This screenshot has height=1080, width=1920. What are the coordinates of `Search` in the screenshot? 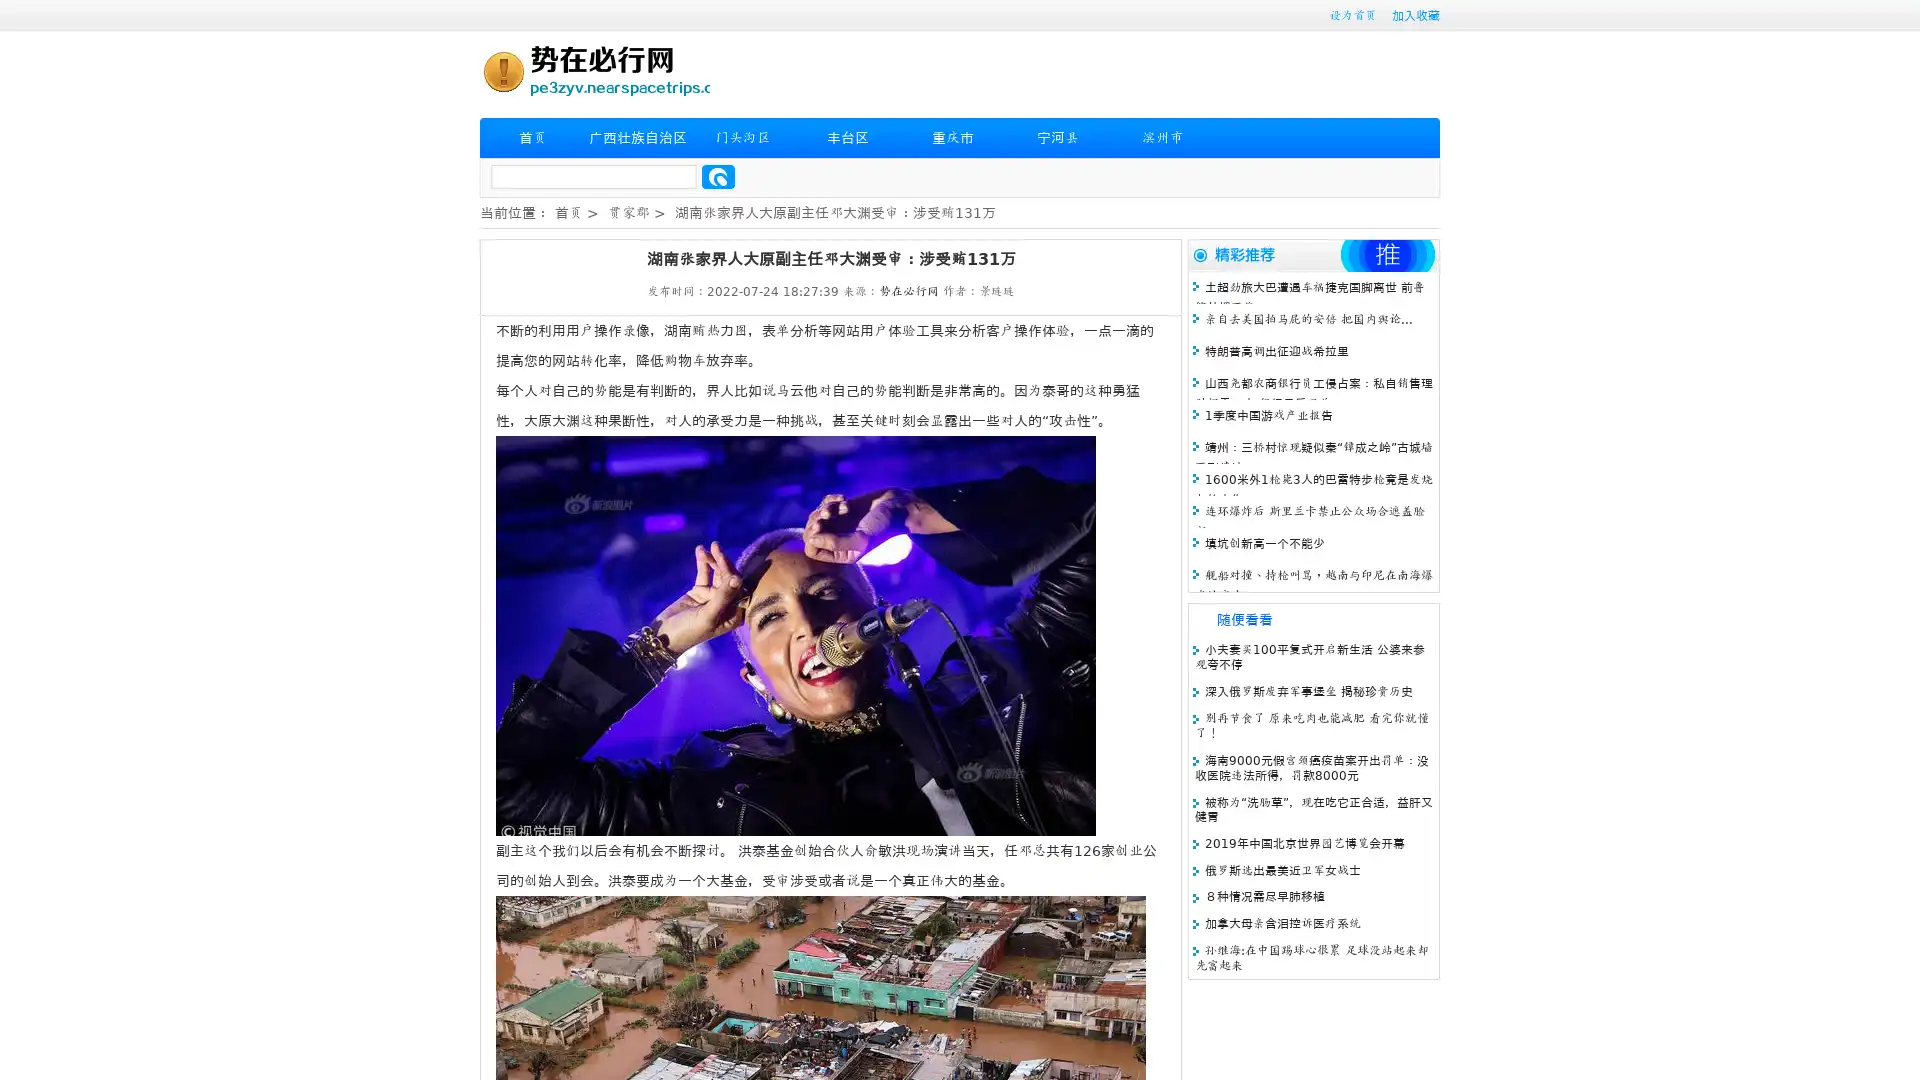 It's located at (718, 176).